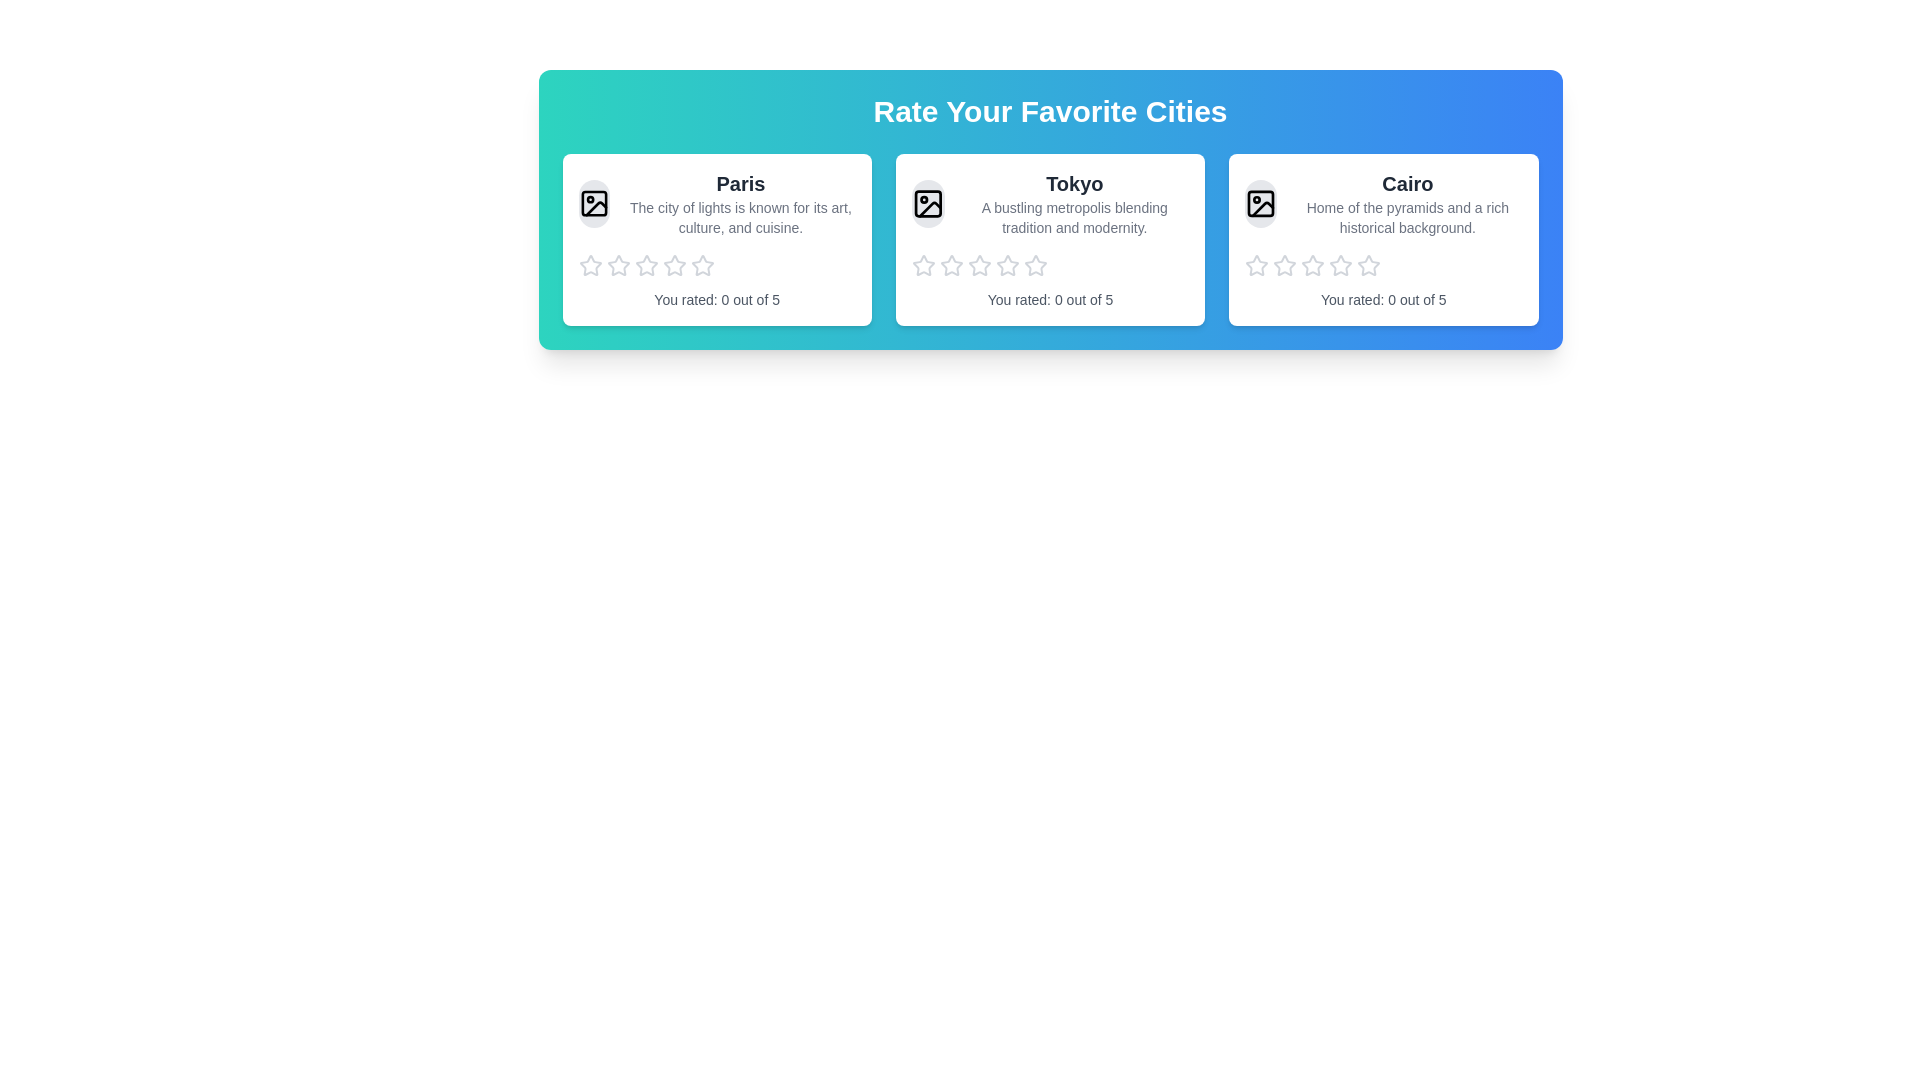 The height and width of the screenshot is (1080, 1920). Describe the element at coordinates (1260, 204) in the screenshot. I see `the Decorative SVG element with rounded corners located in the circular icon area of the 'Cairo' card under the 'Rate Your Favorite Cities' title` at that location.